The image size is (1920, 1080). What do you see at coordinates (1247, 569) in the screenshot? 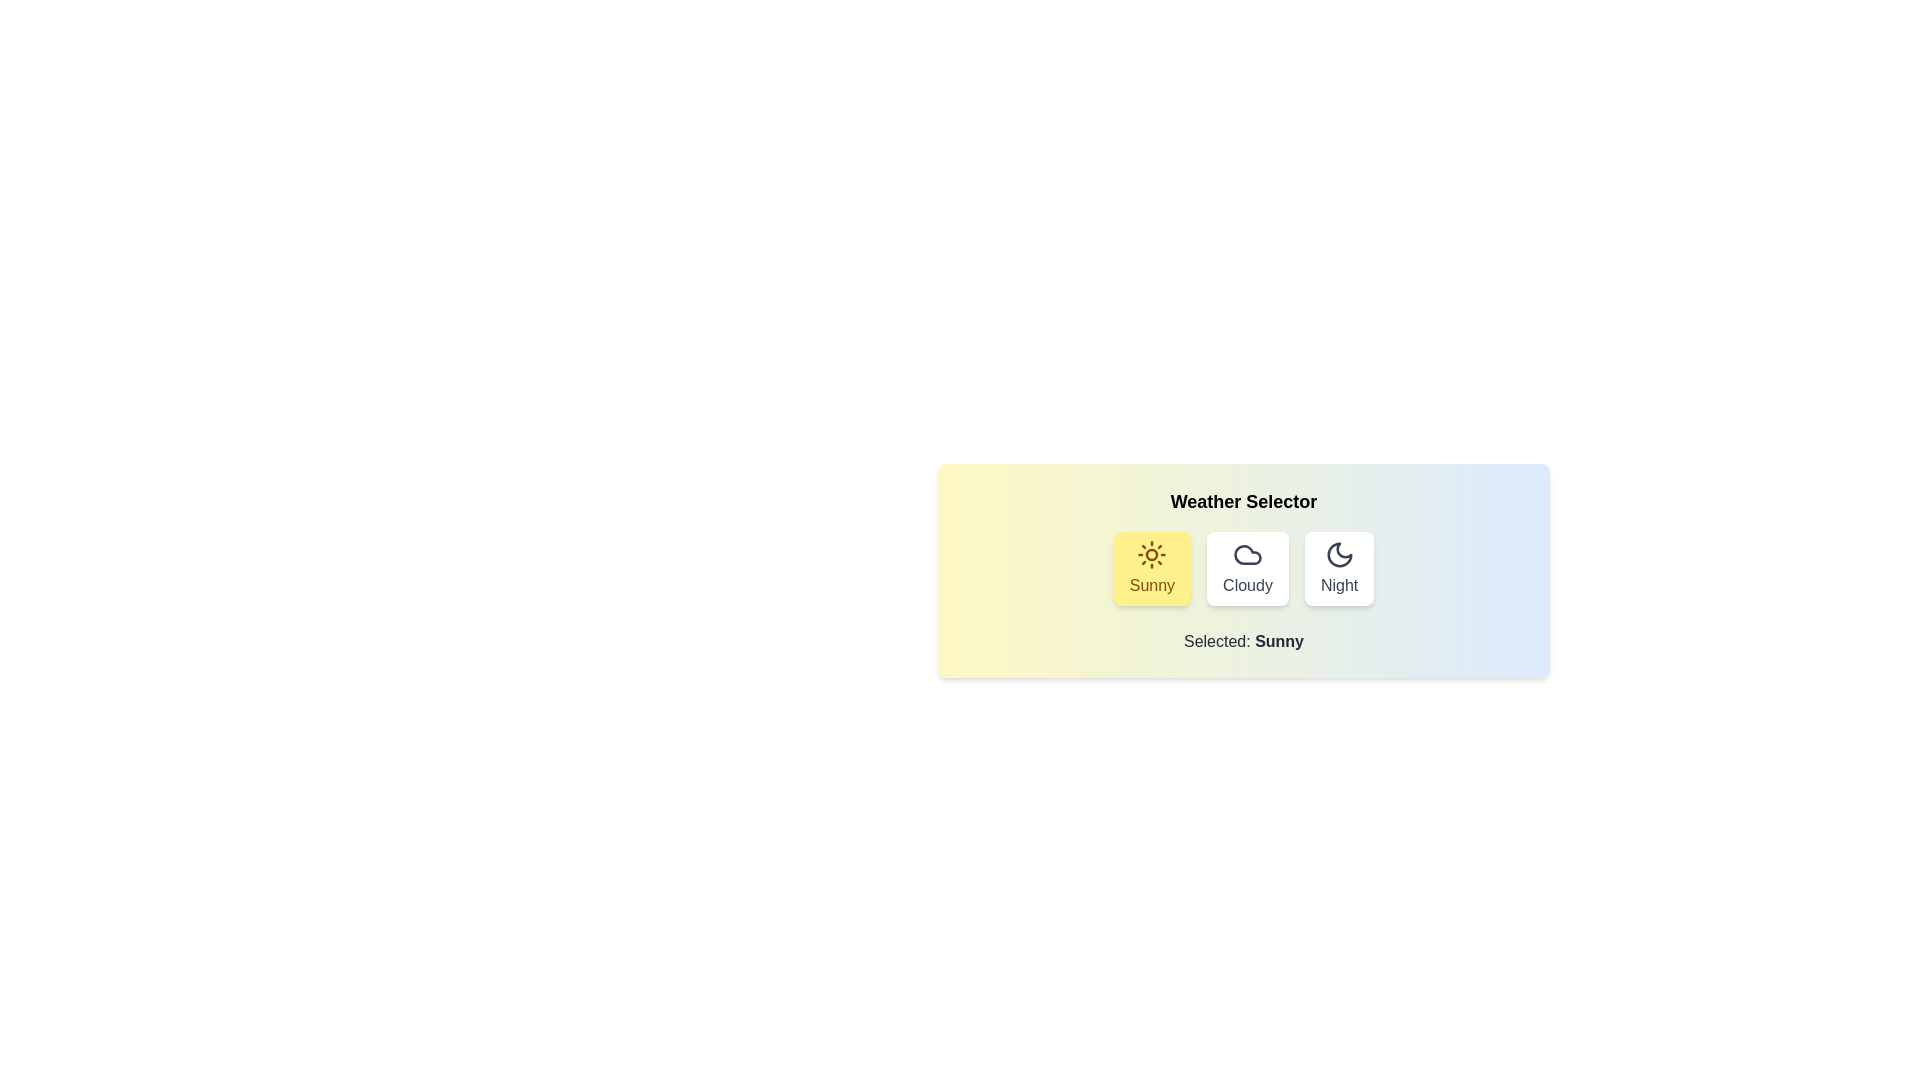
I see `the weather option Cloudy by clicking on its corresponding button` at bounding box center [1247, 569].